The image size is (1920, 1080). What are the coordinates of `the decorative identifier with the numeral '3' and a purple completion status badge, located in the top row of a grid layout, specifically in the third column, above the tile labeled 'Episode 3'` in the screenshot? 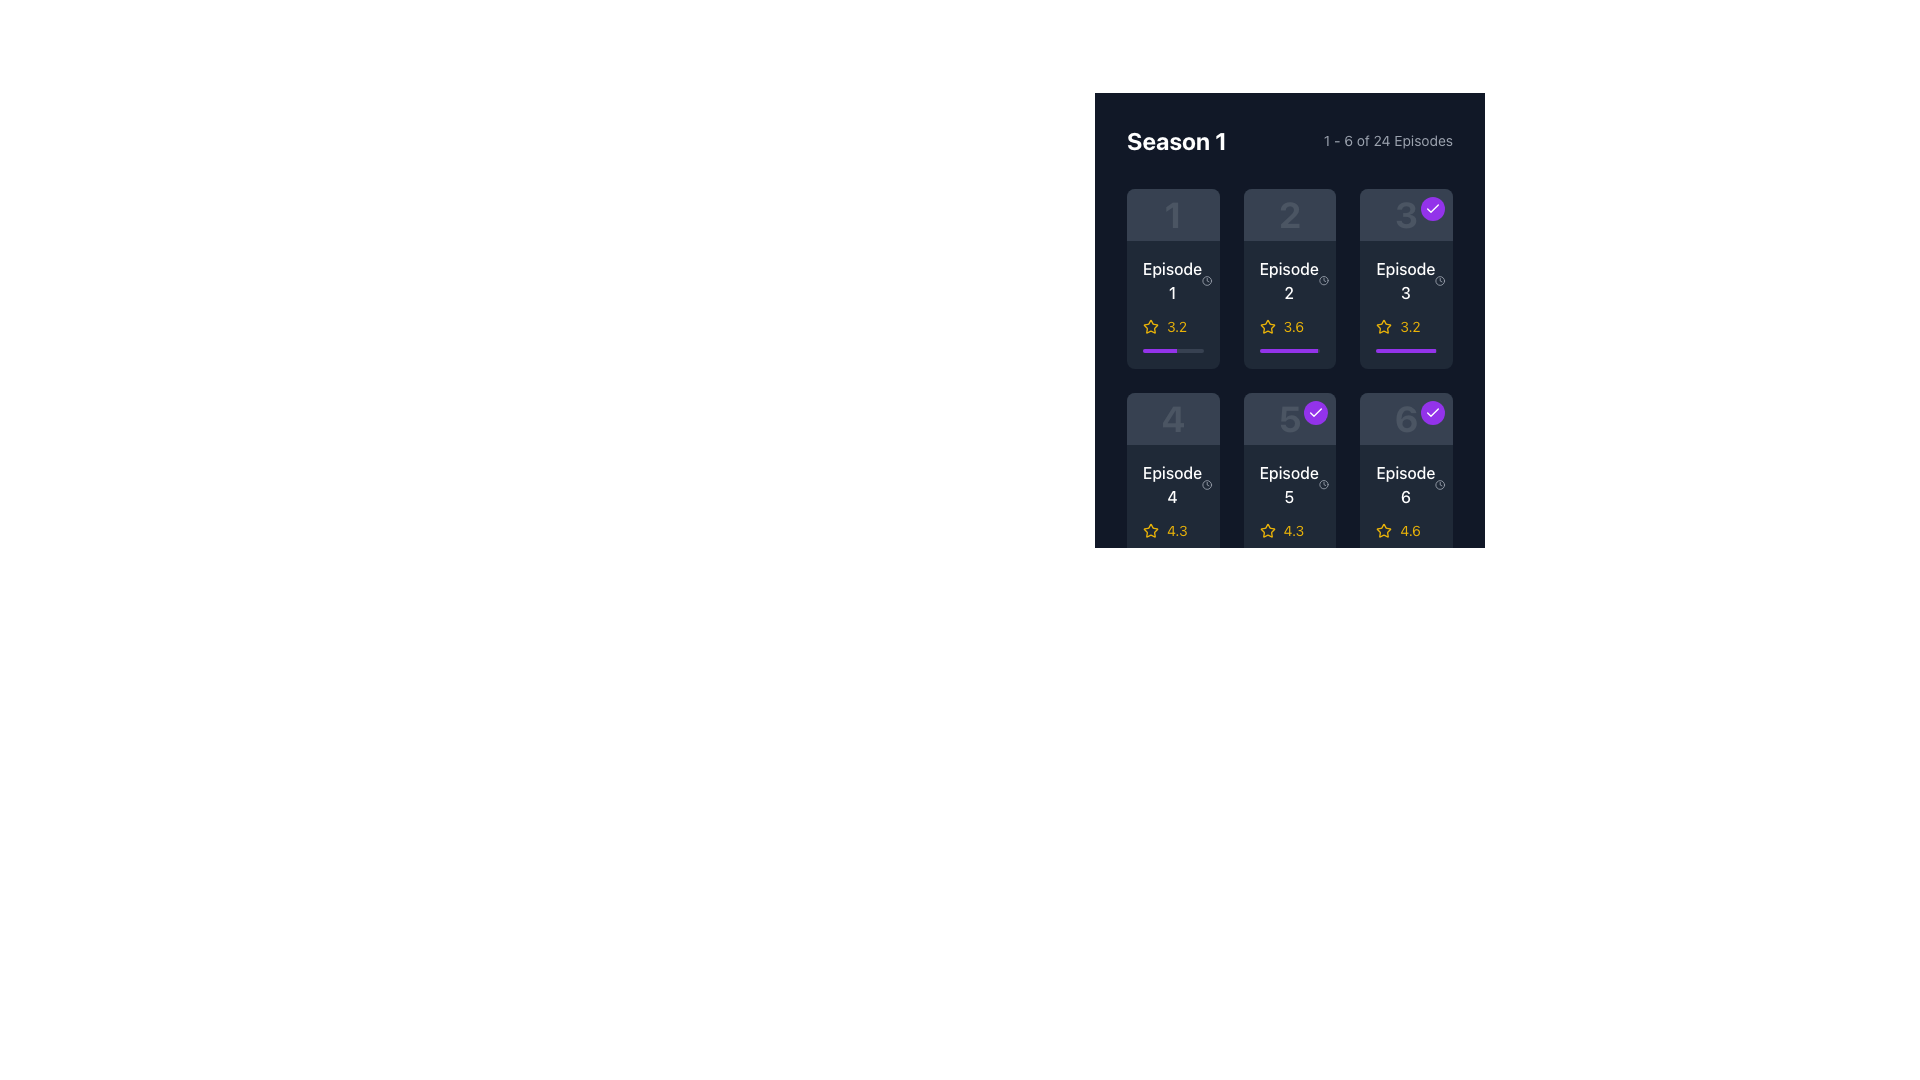 It's located at (1405, 215).